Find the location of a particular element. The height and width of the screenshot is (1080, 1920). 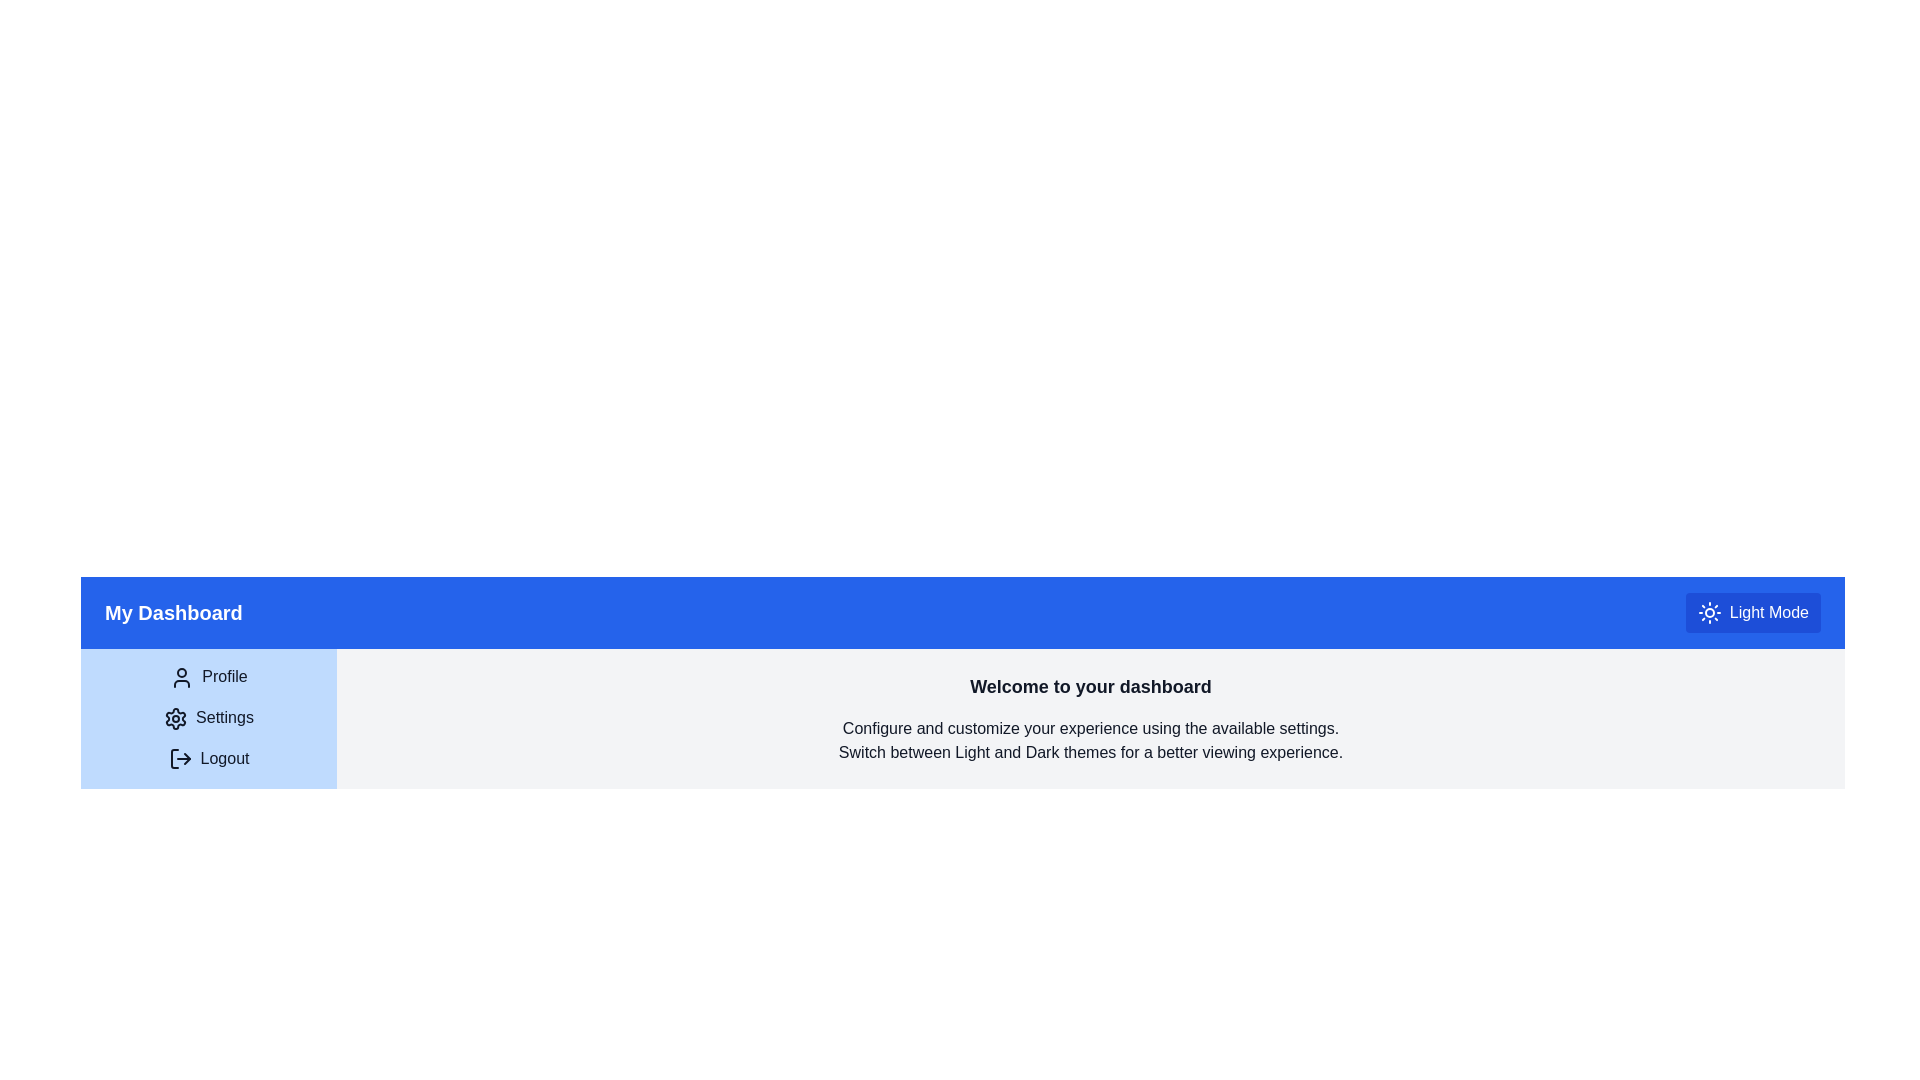

the 'Settings' menu item, which is the second item in a vertically stacked menu section containing 'Profile', 'Settings', and 'Logout' is located at coordinates (209, 716).